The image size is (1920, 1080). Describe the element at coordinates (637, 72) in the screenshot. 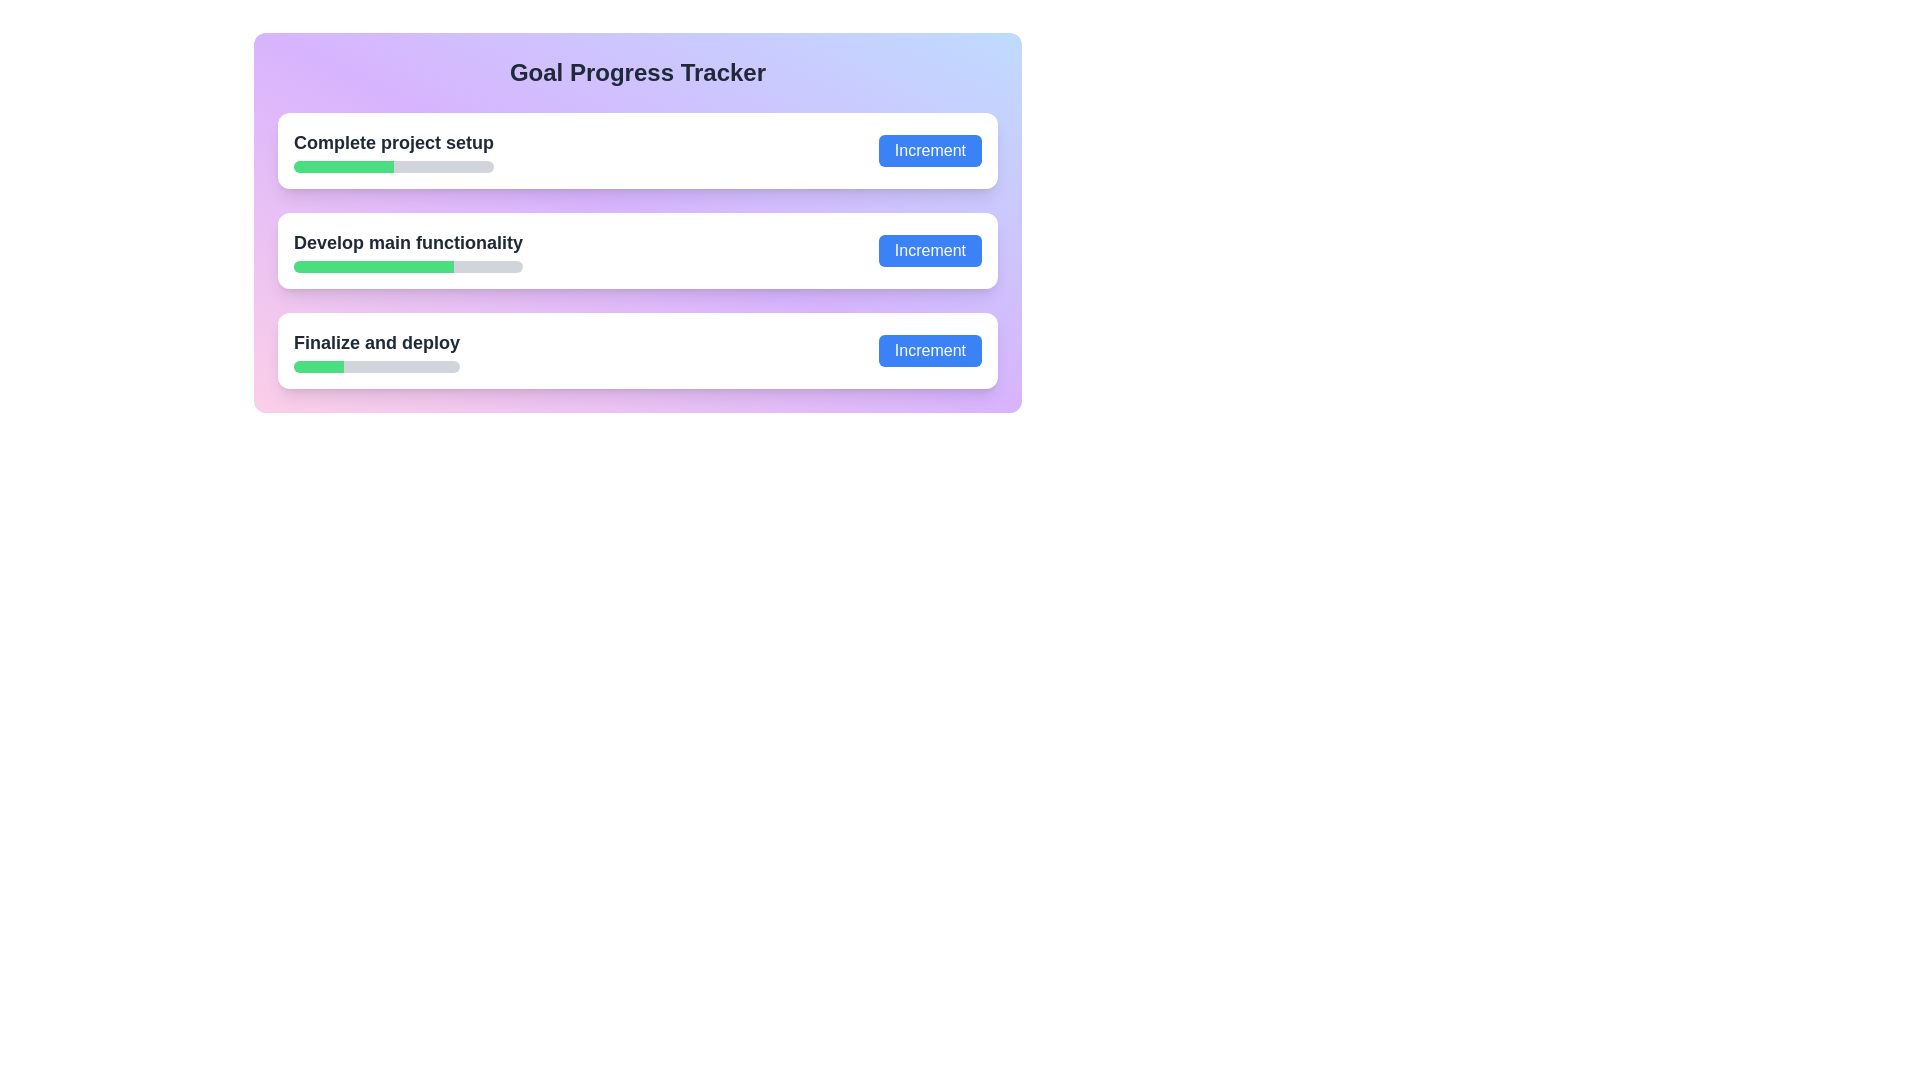

I see `the bold text label 'Goal Progress Tracker' which is centrally aligned at the top of the interface and positioned above the progress bars and buttons` at that location.